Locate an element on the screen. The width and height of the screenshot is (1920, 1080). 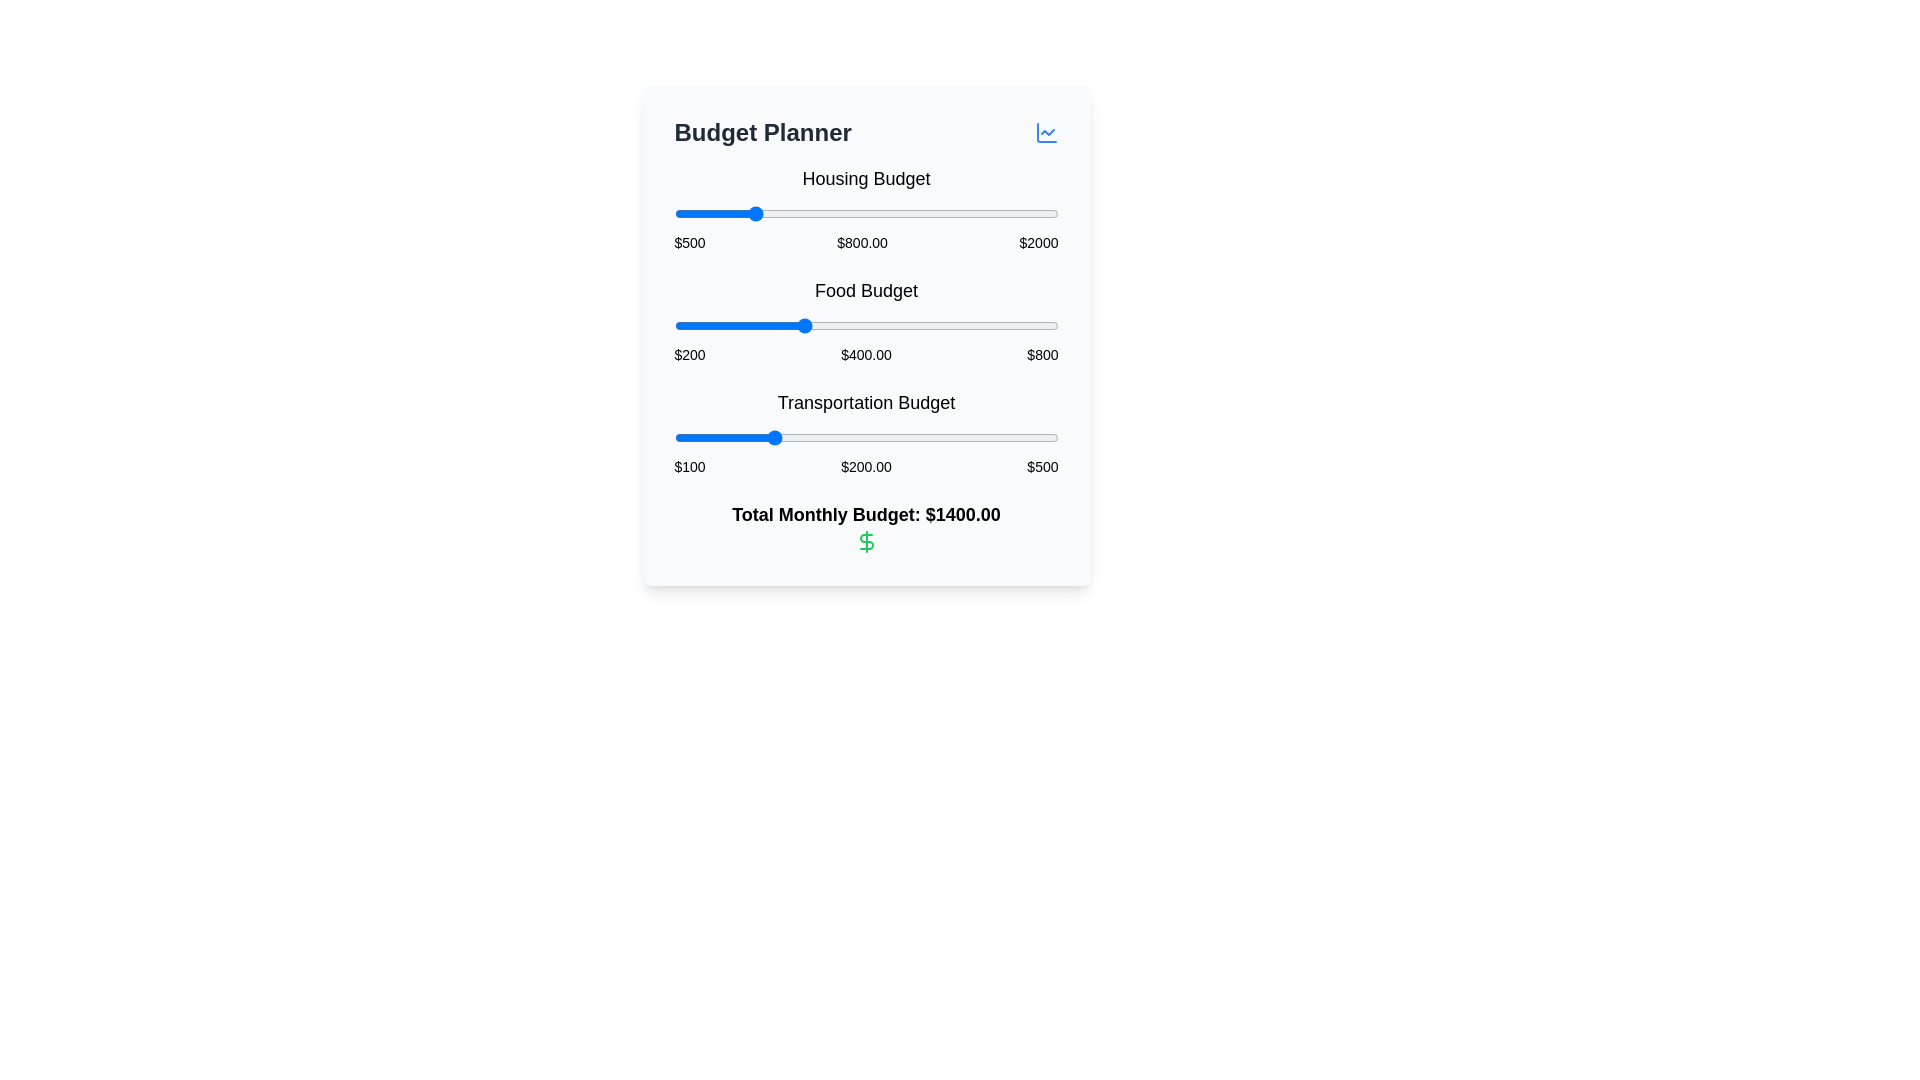
the transportation budget is located at coordinates (908, 437).